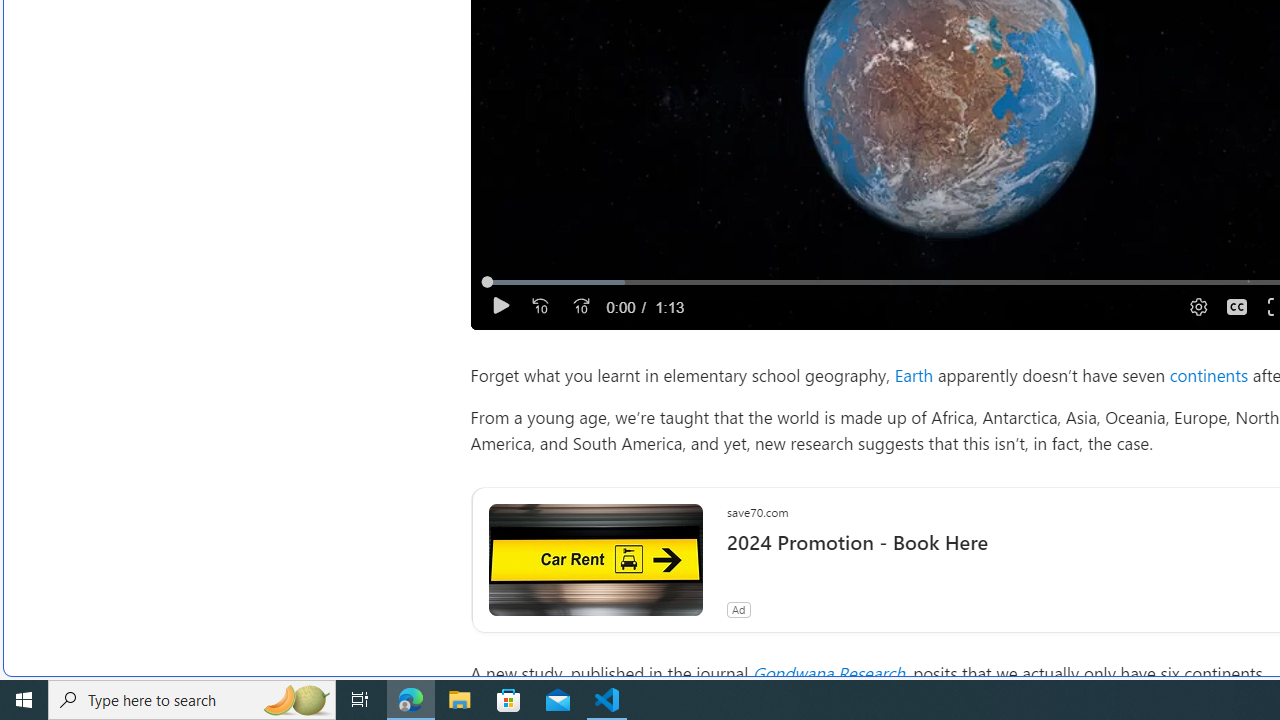 This screenshot has height=720, width=1280. Describe the element at coordinates (580, 306) in the screenshot. I see `'Seek Forward'` at that location.